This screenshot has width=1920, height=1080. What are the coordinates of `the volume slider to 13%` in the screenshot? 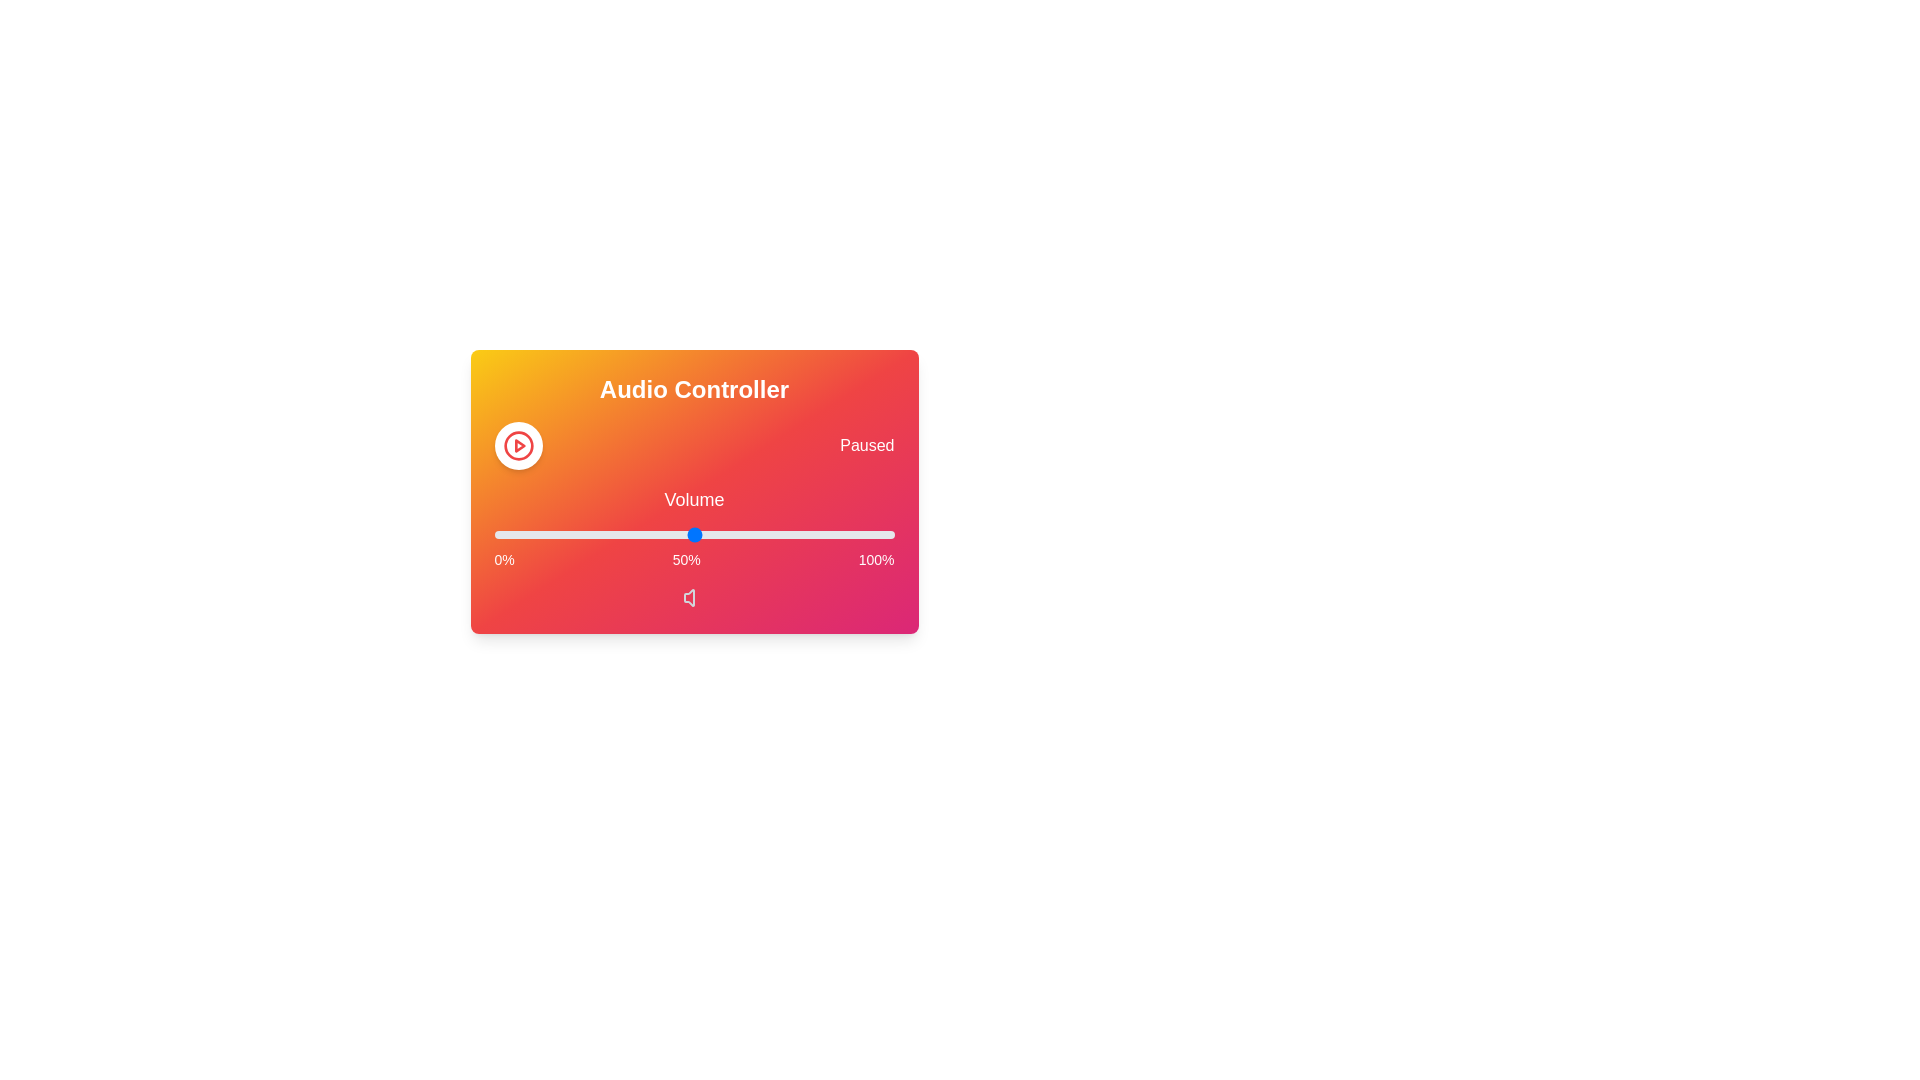 It's located at (546, 534).